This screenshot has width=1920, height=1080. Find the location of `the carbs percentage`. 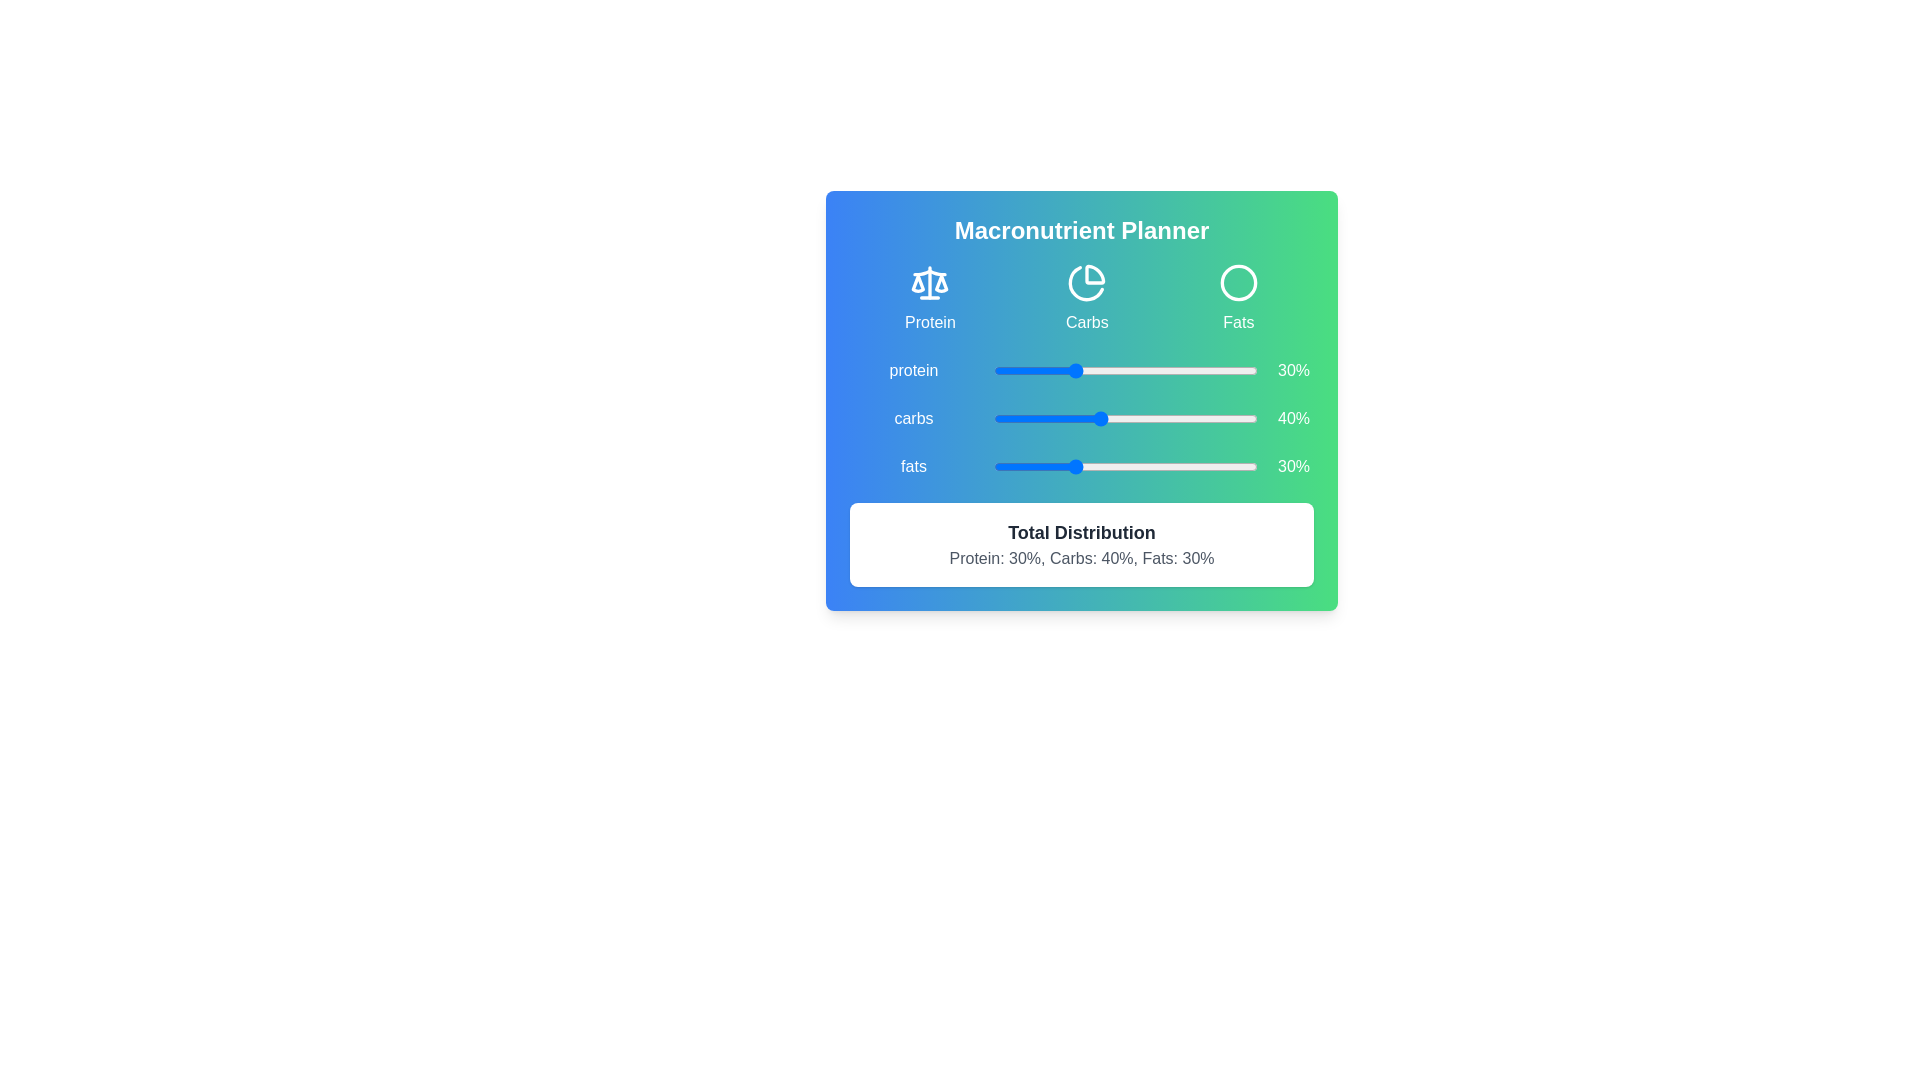

the carbs percentage is located at coordinates (1147, 418).